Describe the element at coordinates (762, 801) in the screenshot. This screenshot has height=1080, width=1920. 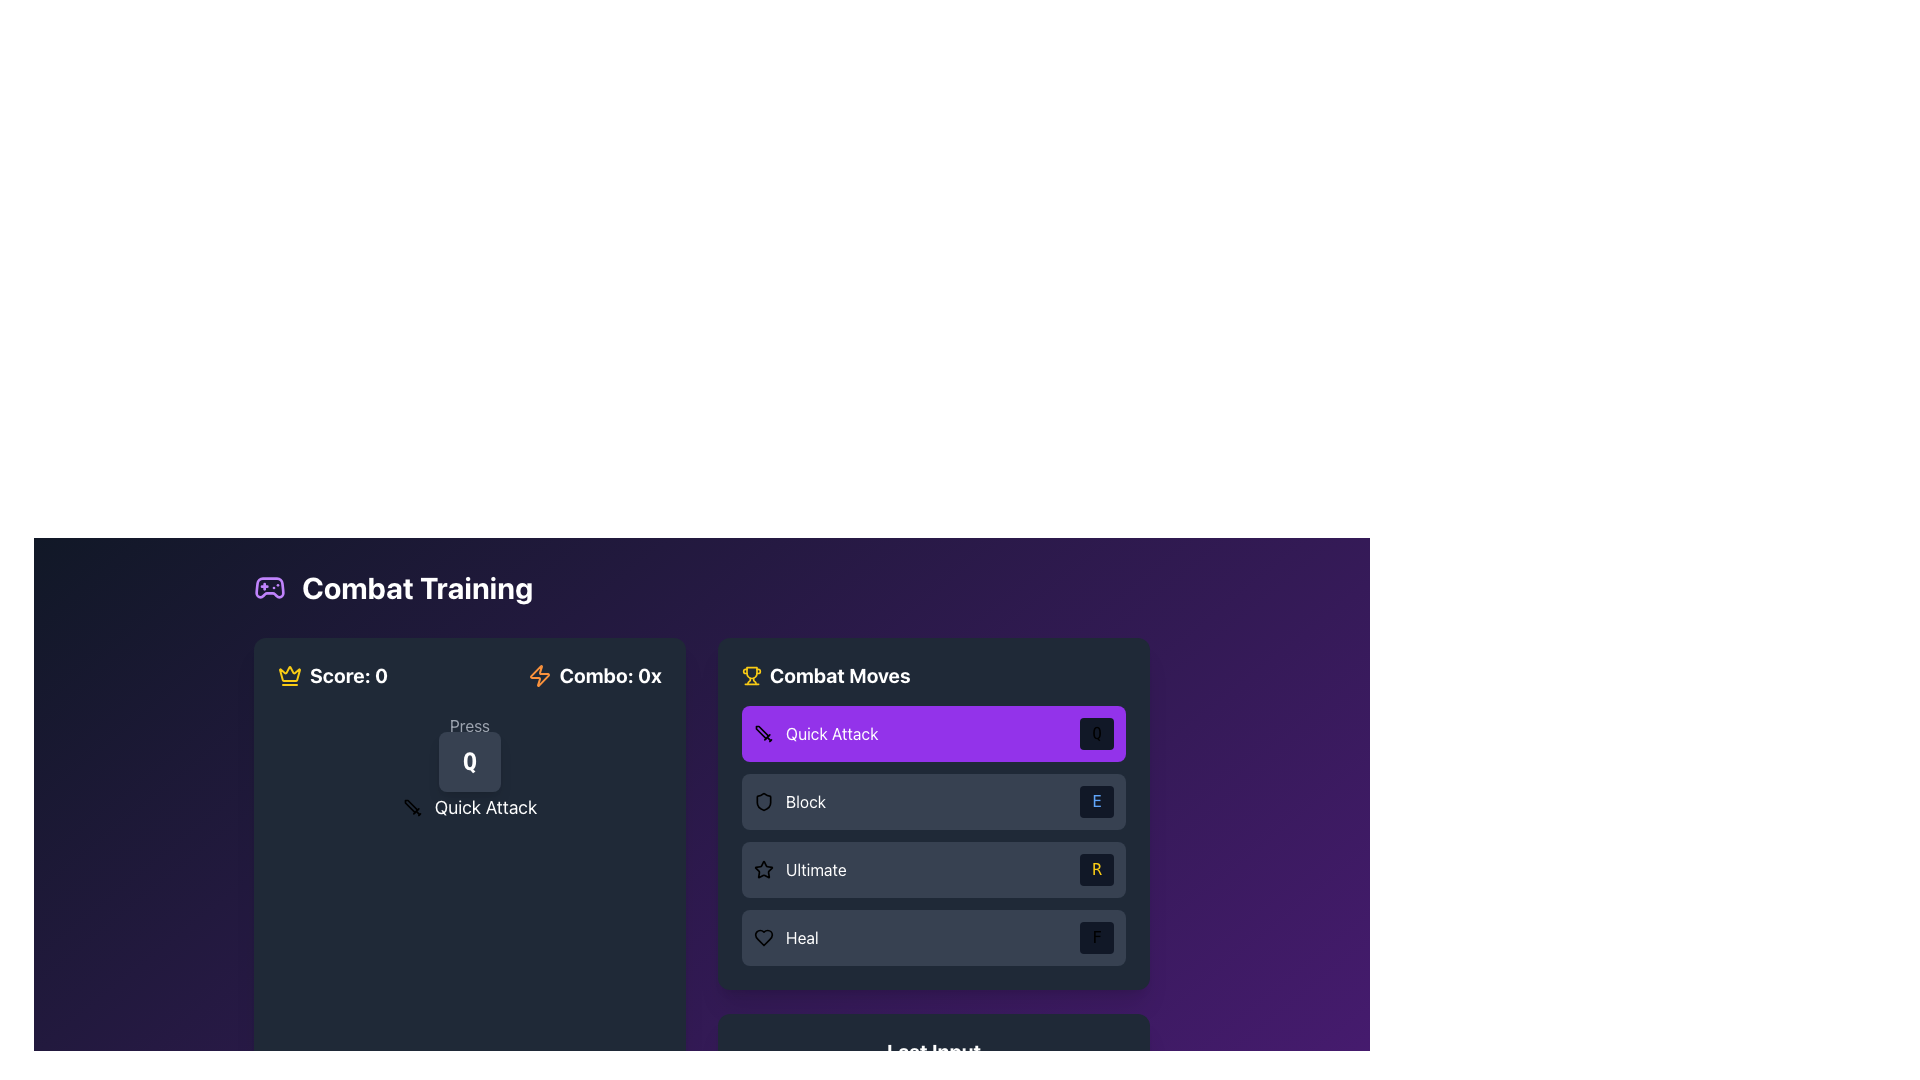
I see `the shield icon representing the 'Block' action in the 'Combat Moves' section, which is located second from the top in the vertical list of action icons` at that location.